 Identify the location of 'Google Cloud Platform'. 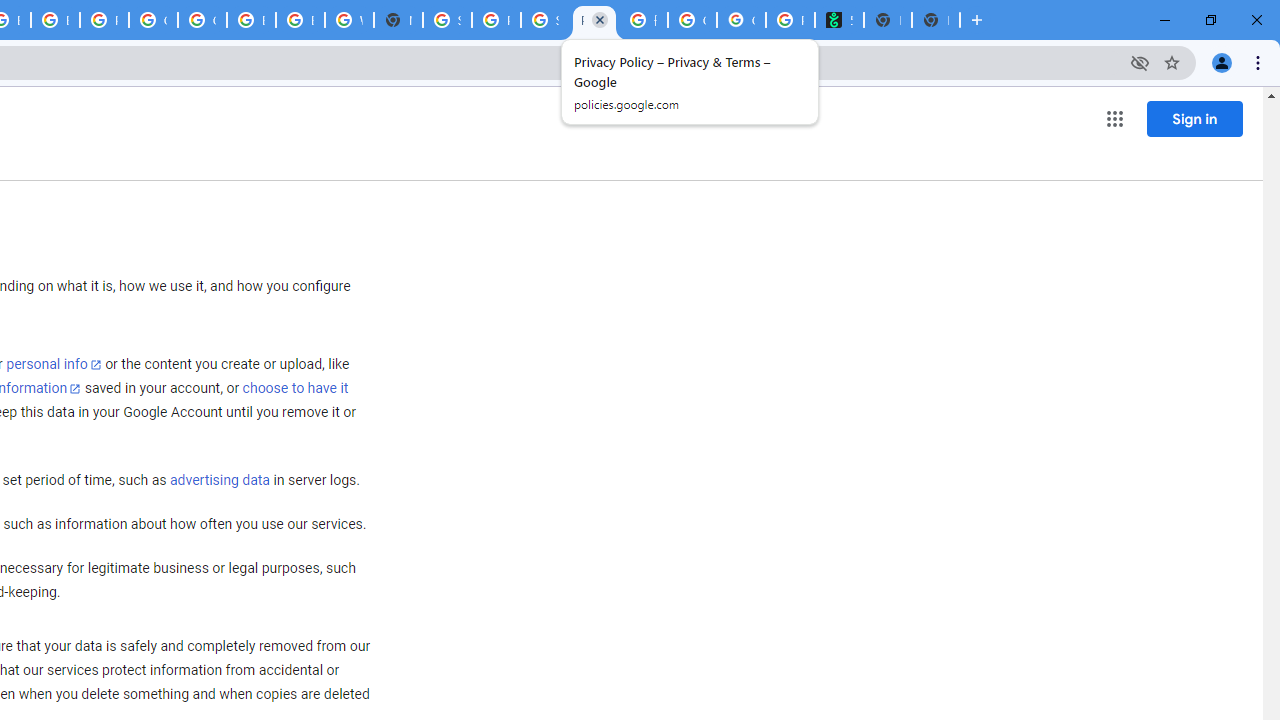
(202, 20).